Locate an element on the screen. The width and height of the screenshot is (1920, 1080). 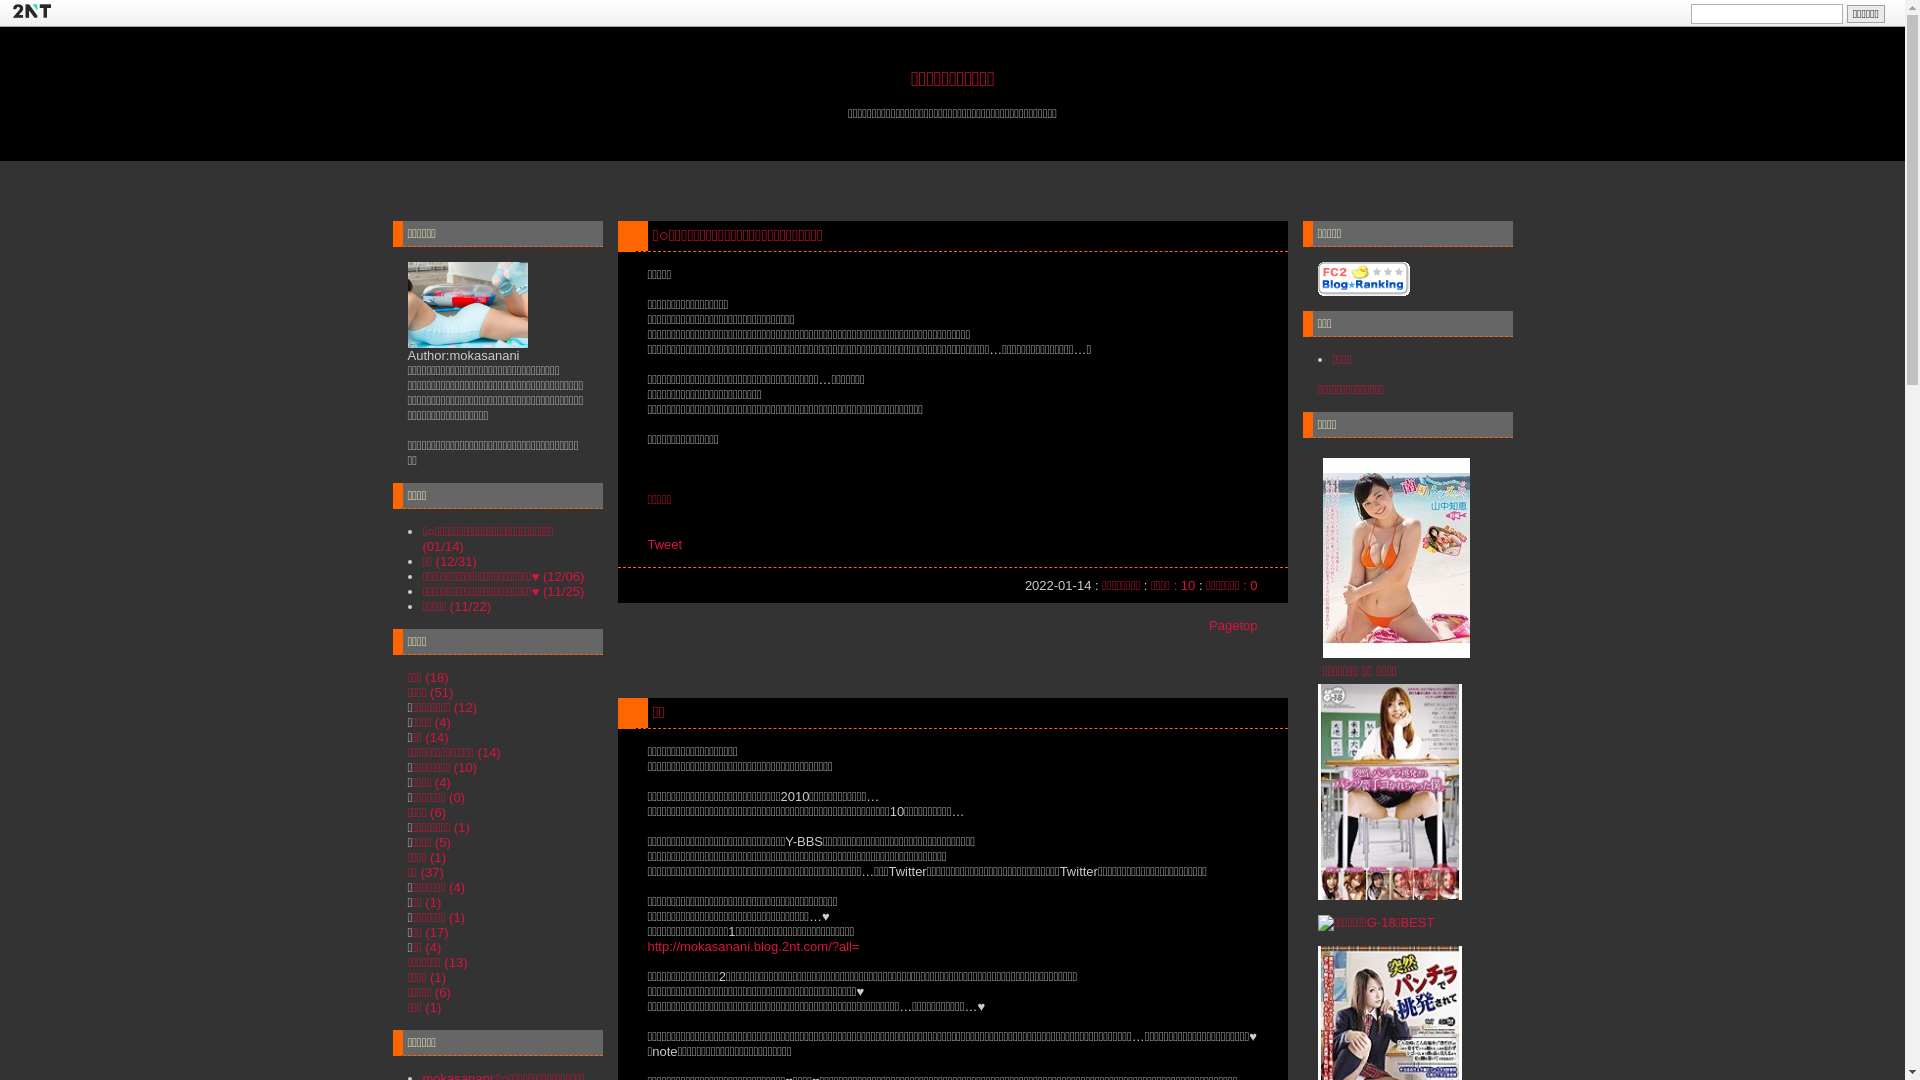
'http://mokasanani.blog.2nt.com/?all=' is located at coordinates (752, 945).